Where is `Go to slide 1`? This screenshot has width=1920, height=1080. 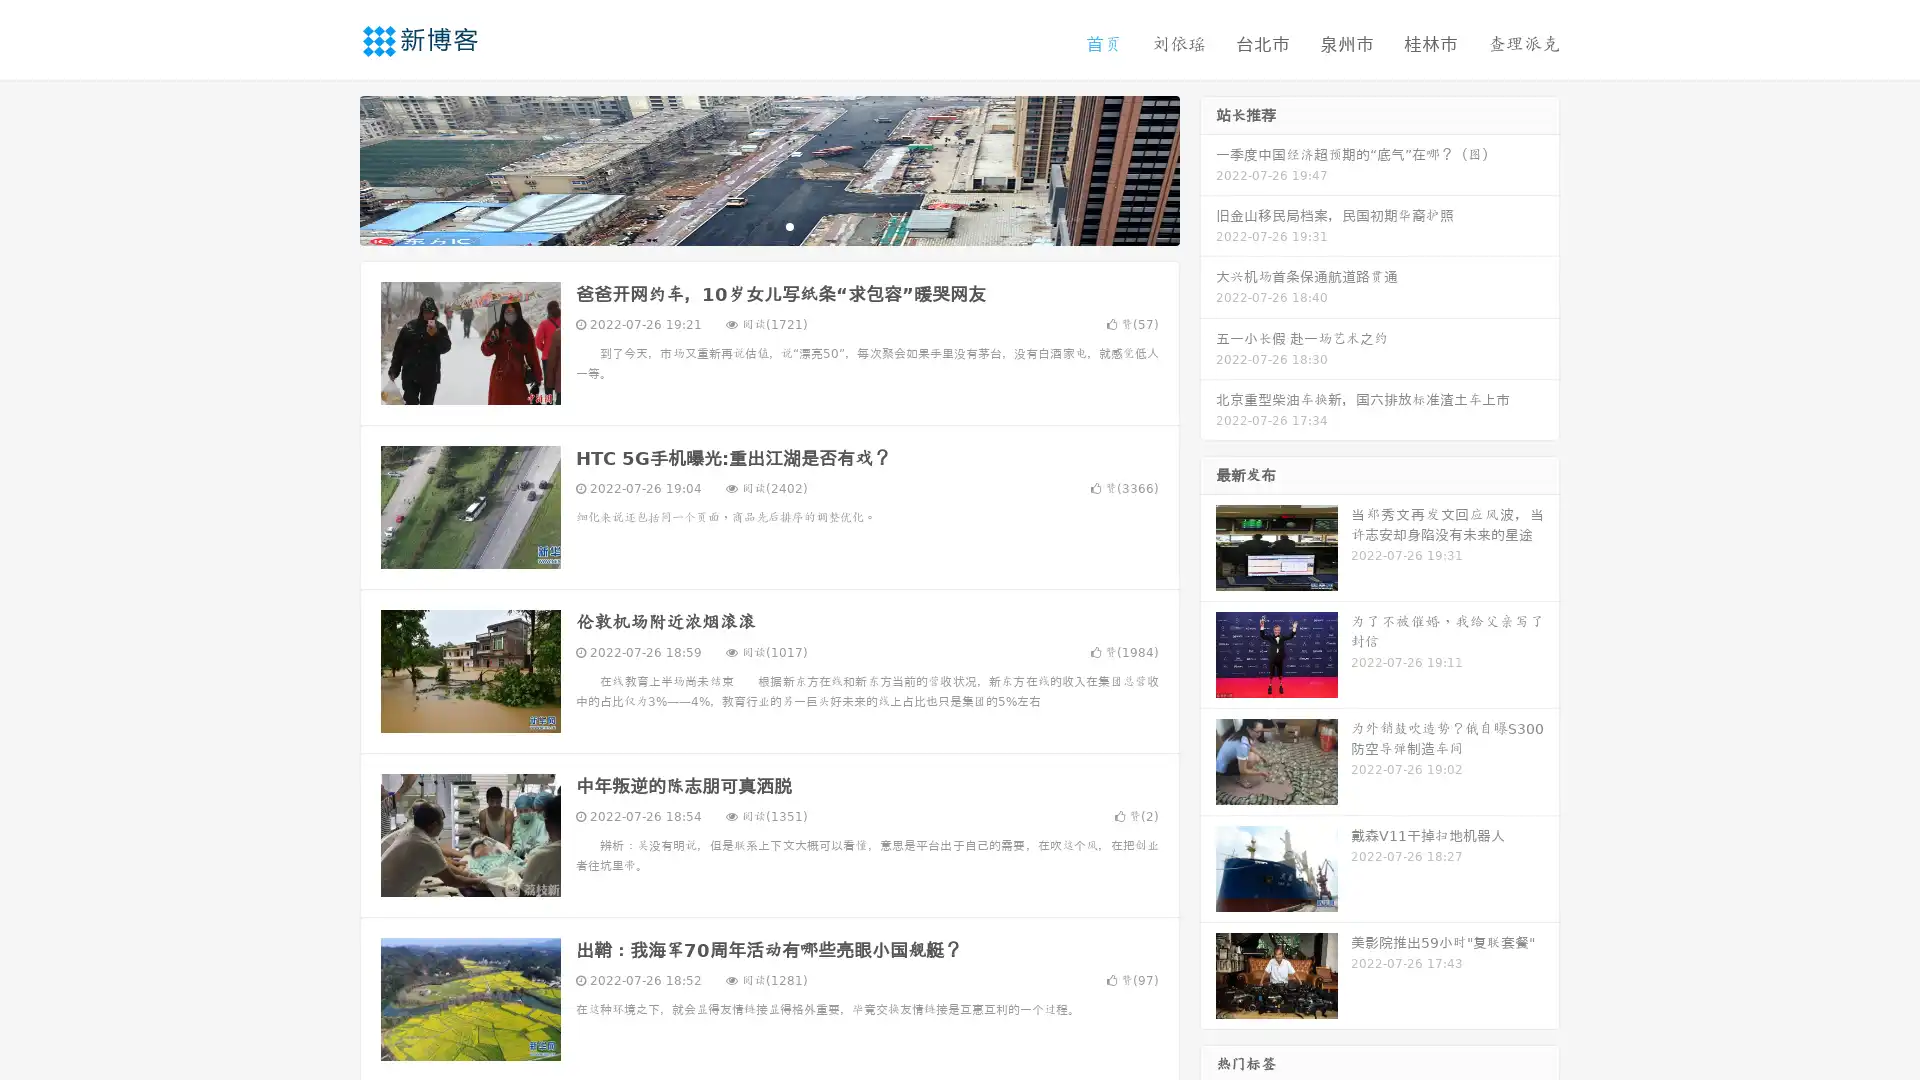
Go to slide 1 is located at coordinates (748, 225).